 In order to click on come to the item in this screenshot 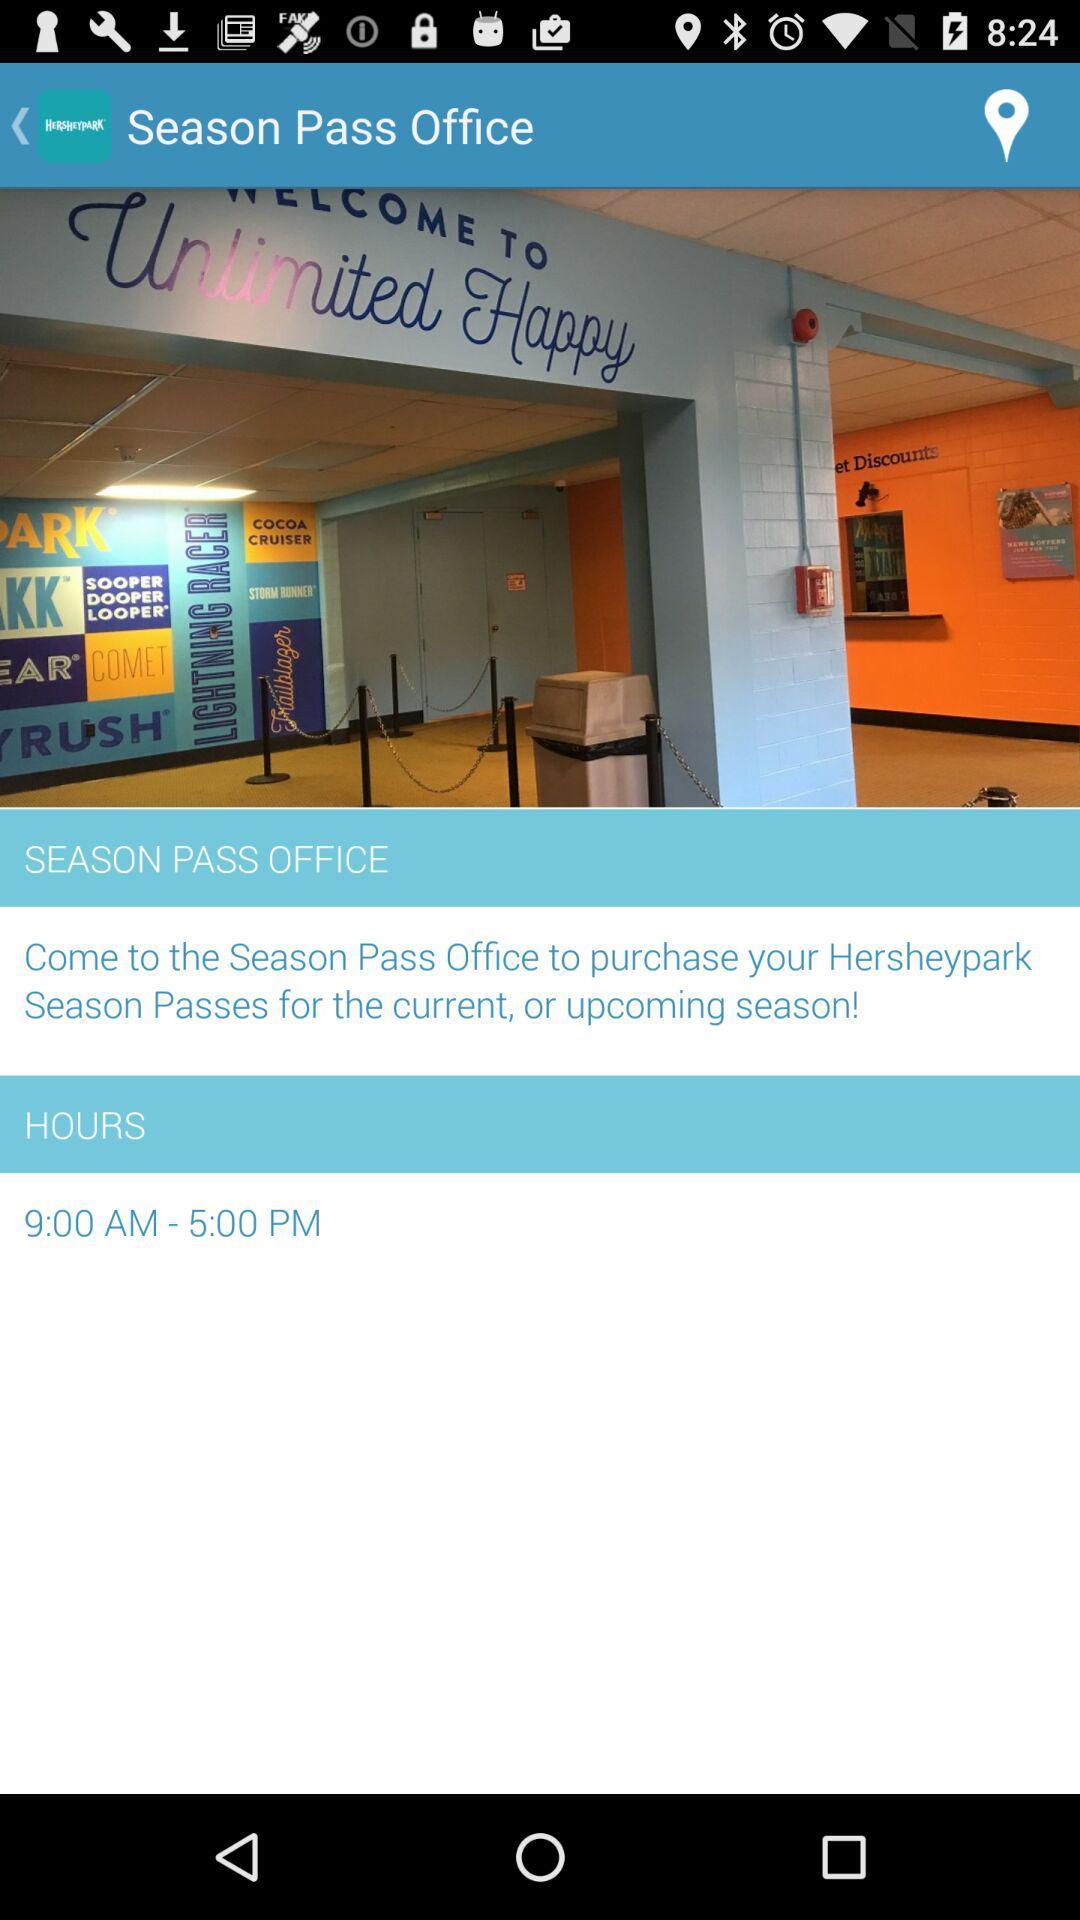, I will do `click(540, 991)`.